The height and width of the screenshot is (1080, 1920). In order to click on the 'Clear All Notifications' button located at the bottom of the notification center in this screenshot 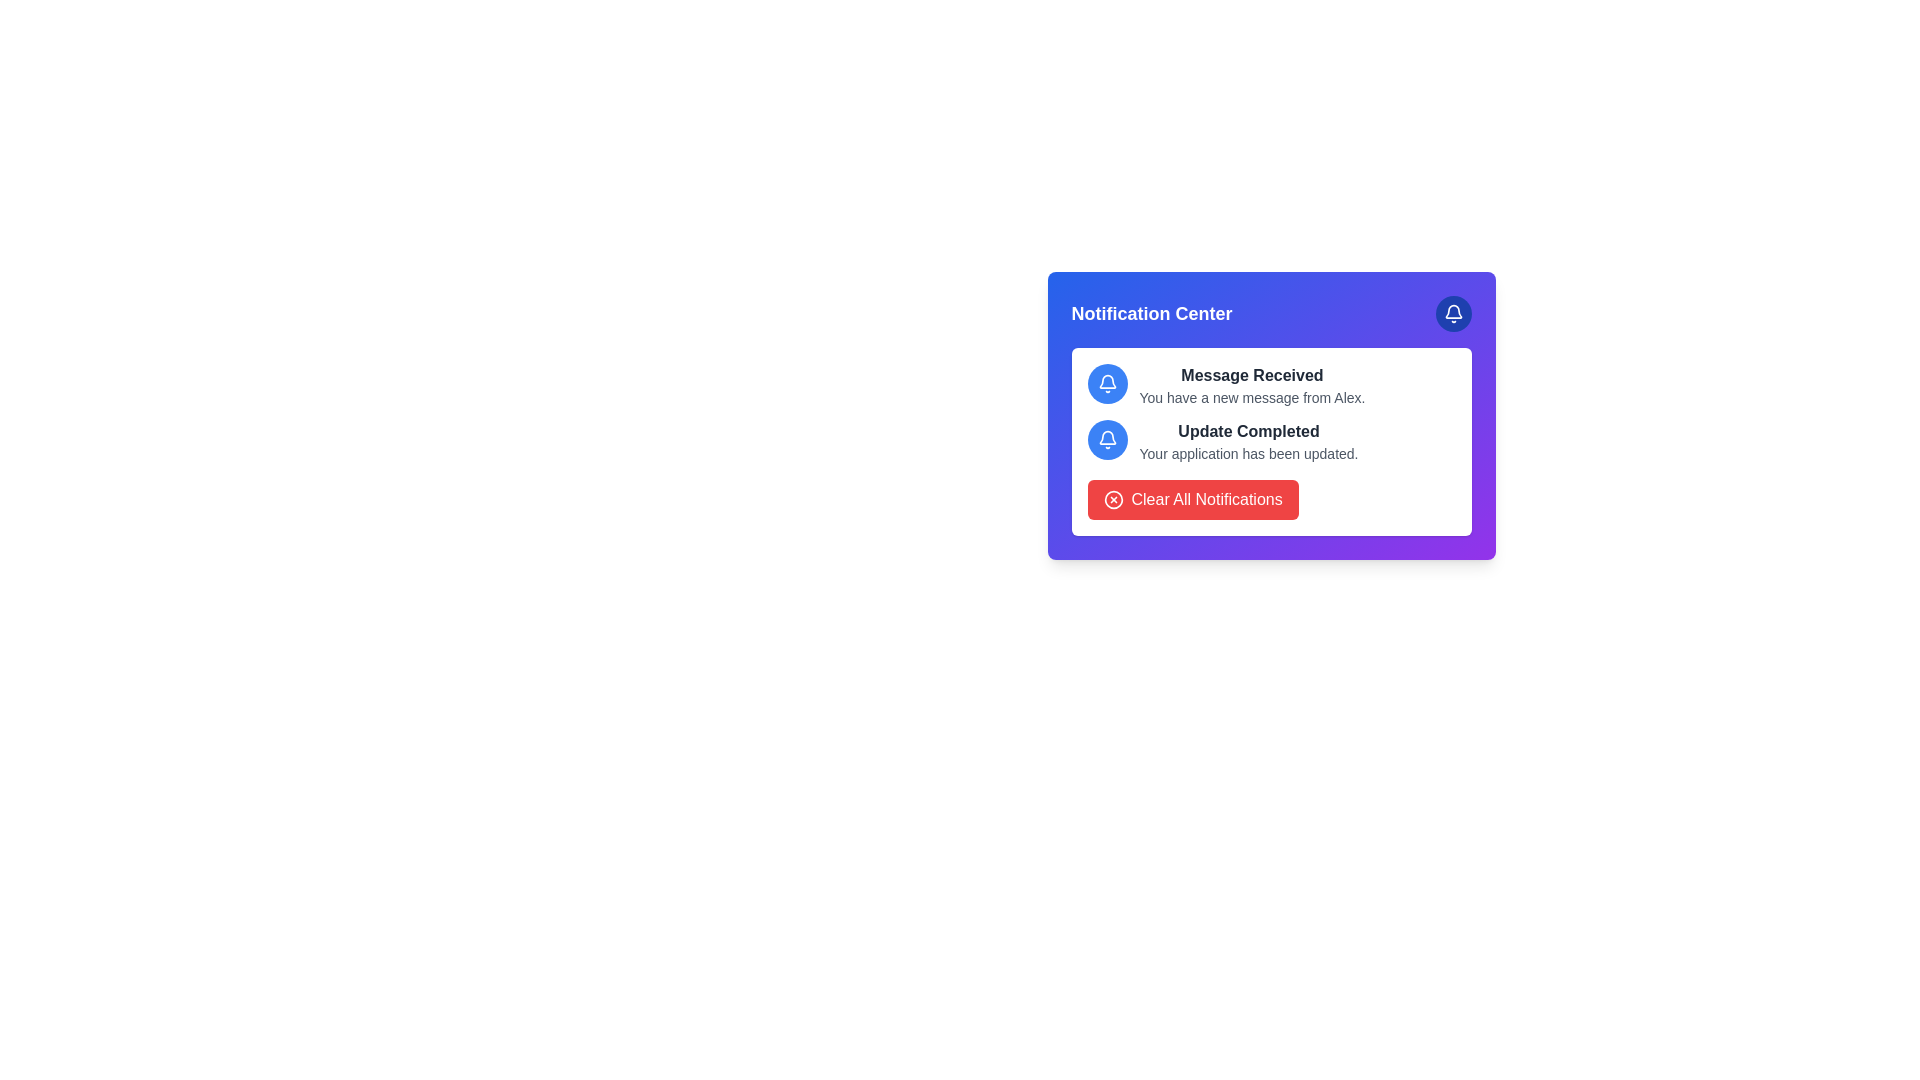, I will do `click(1193, 499)`.